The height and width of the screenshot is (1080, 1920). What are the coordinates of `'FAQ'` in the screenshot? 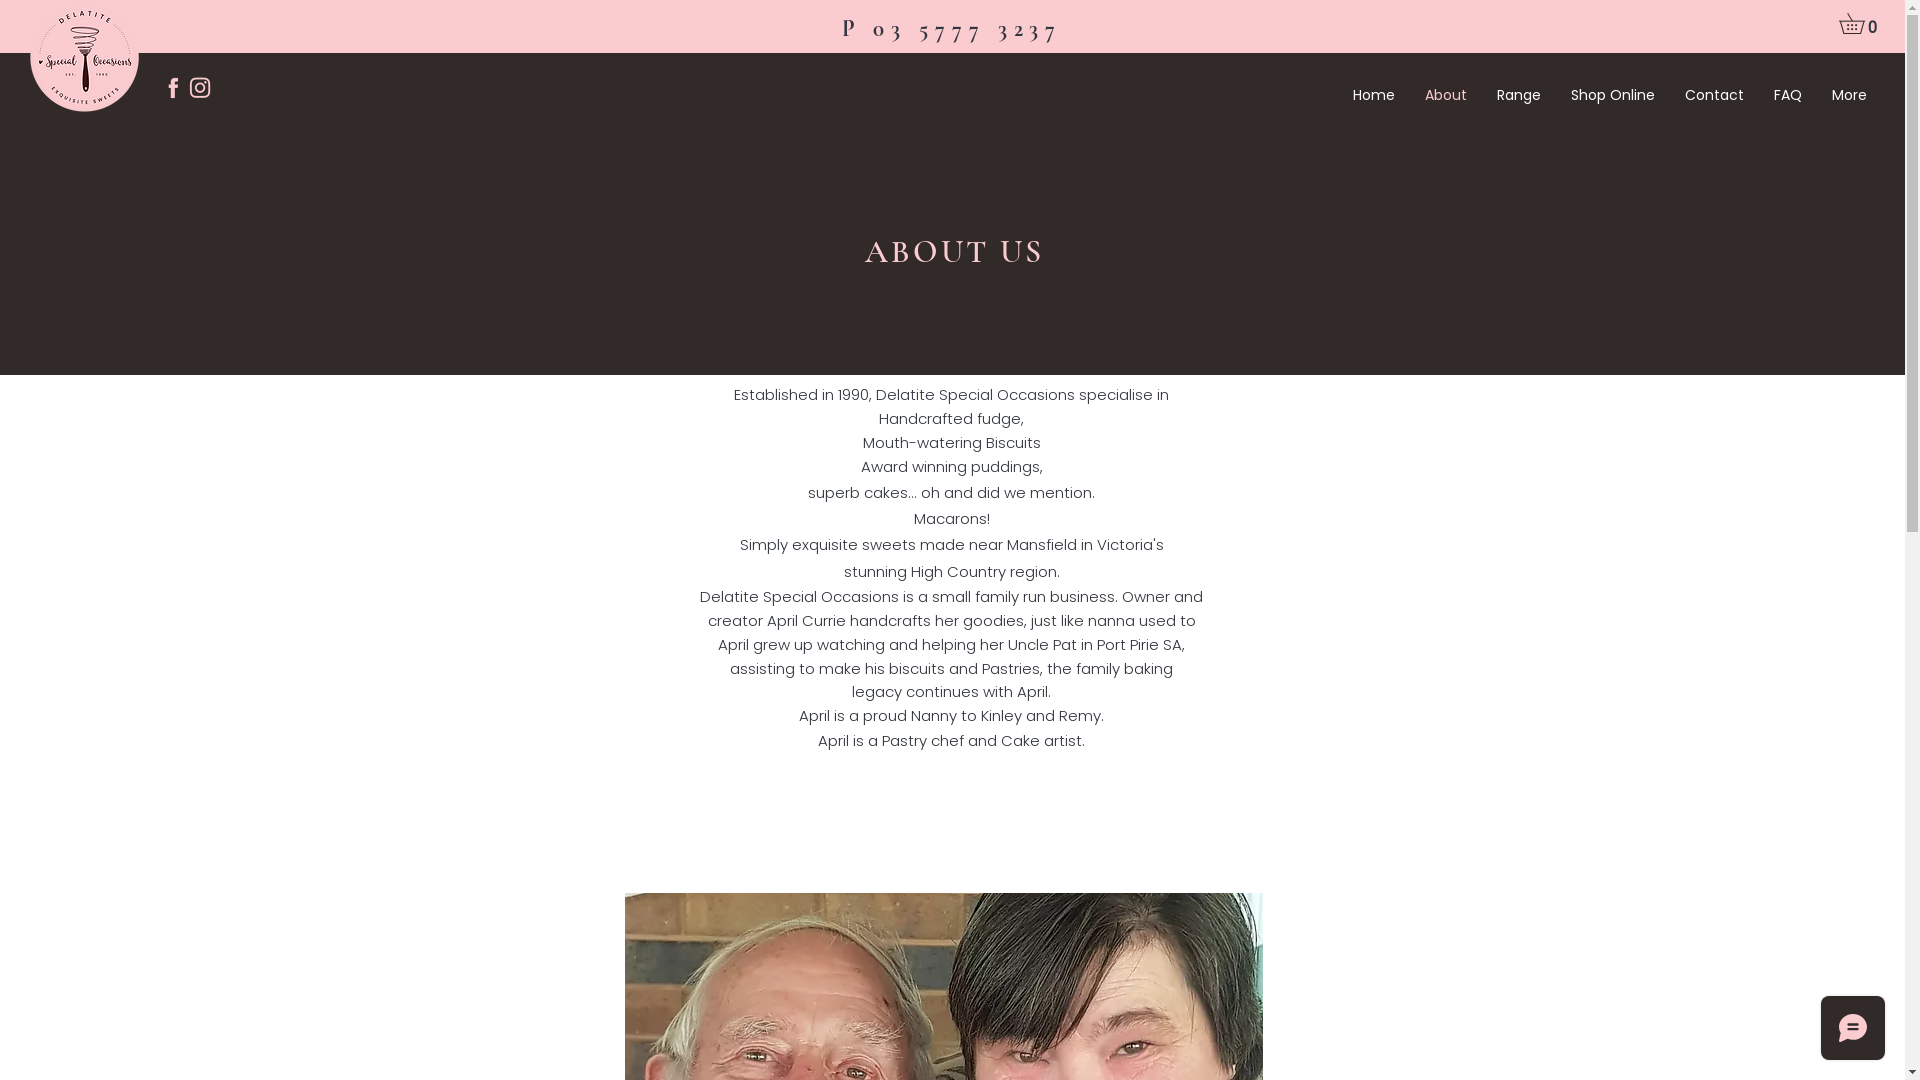 It's located at (1757, 95).